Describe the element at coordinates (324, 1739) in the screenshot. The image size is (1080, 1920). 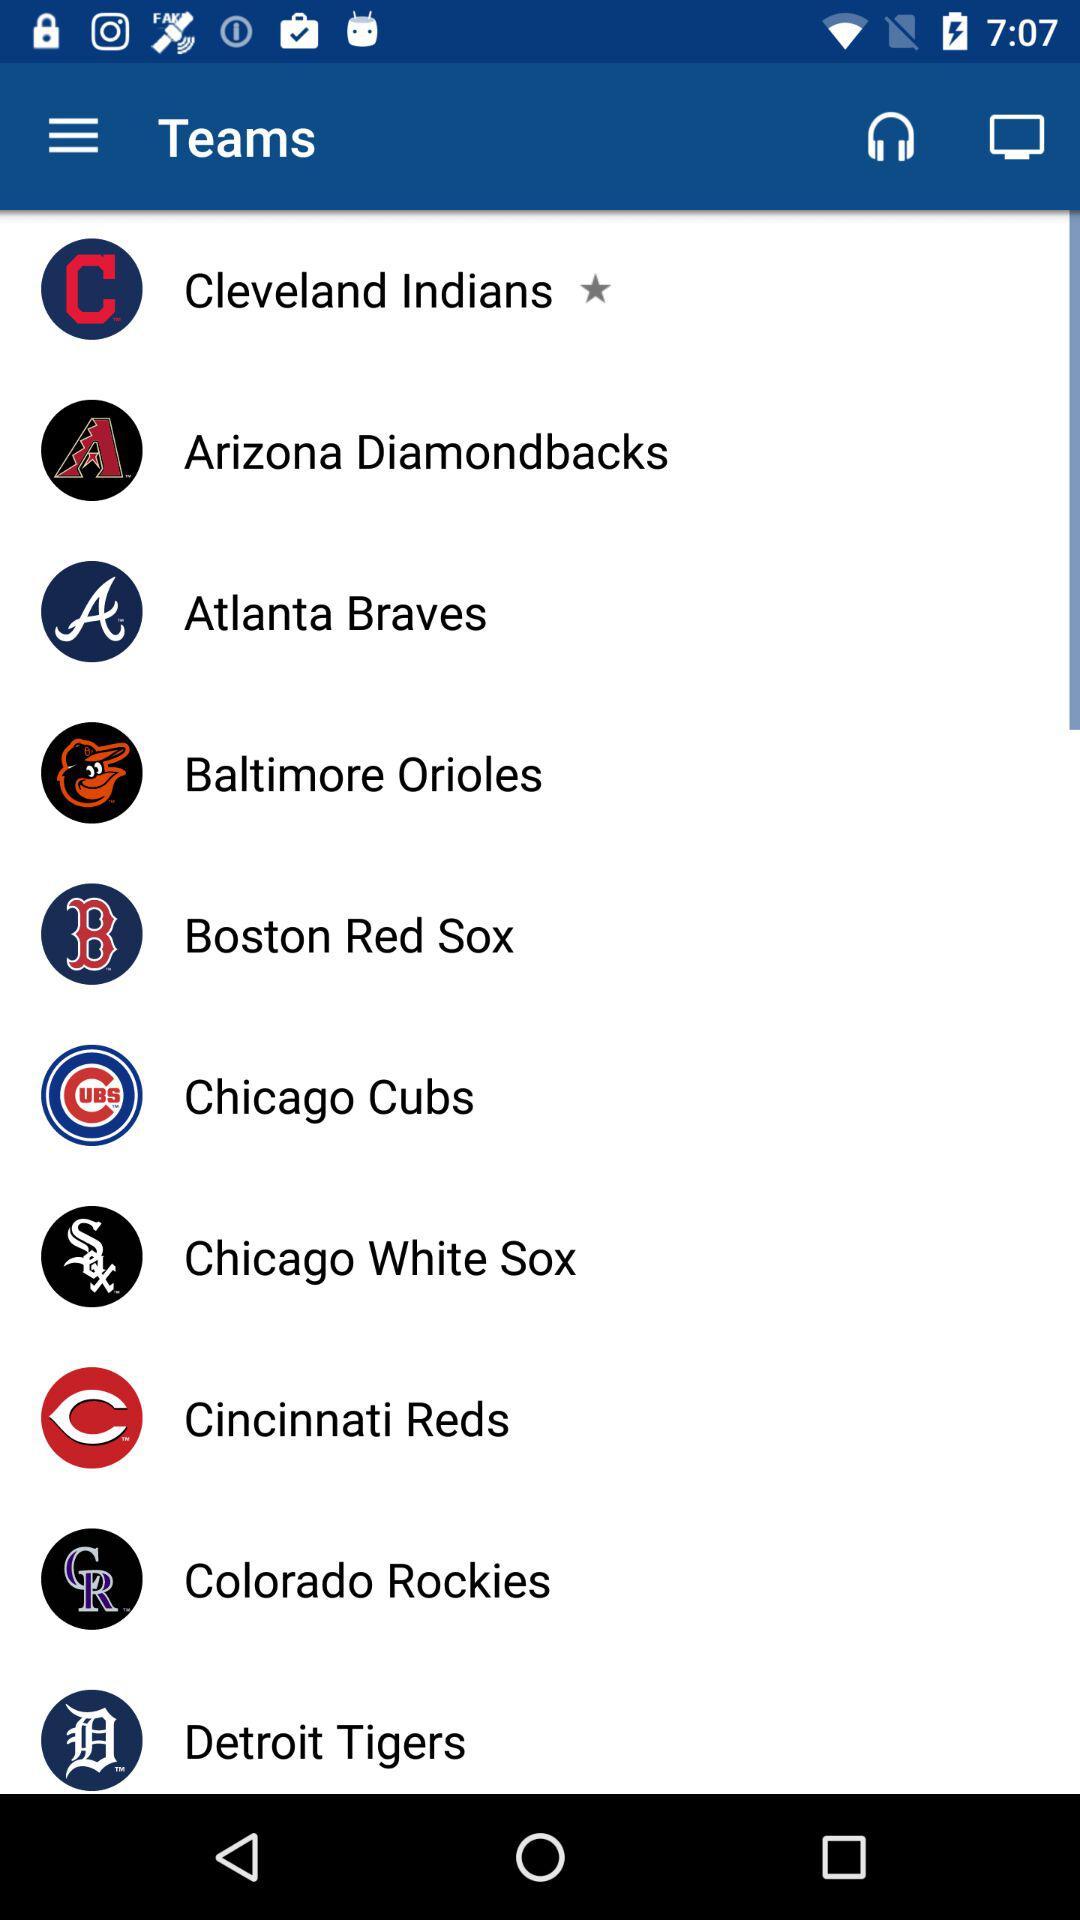
I see `the detroit tigers icon` at that location.